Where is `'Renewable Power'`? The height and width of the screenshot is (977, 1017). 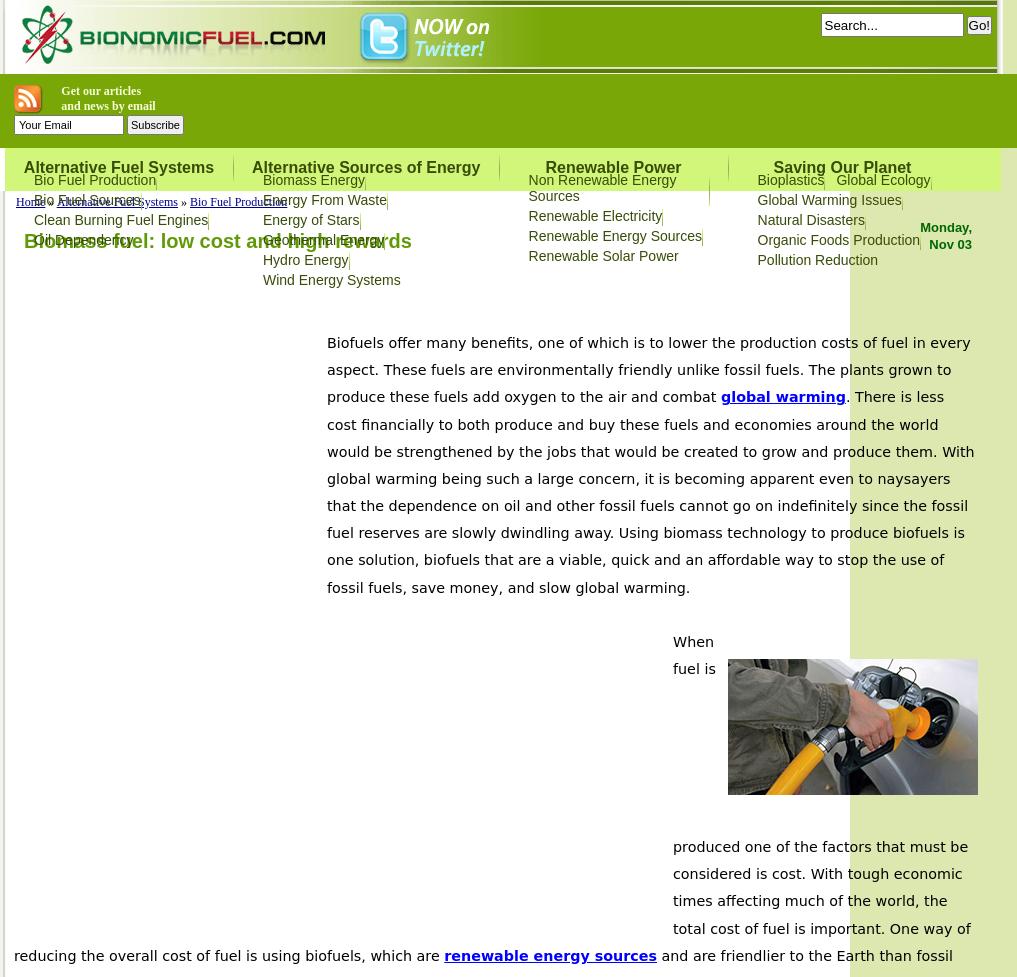
'Renewable Power' is located at coordinates (612, 166).